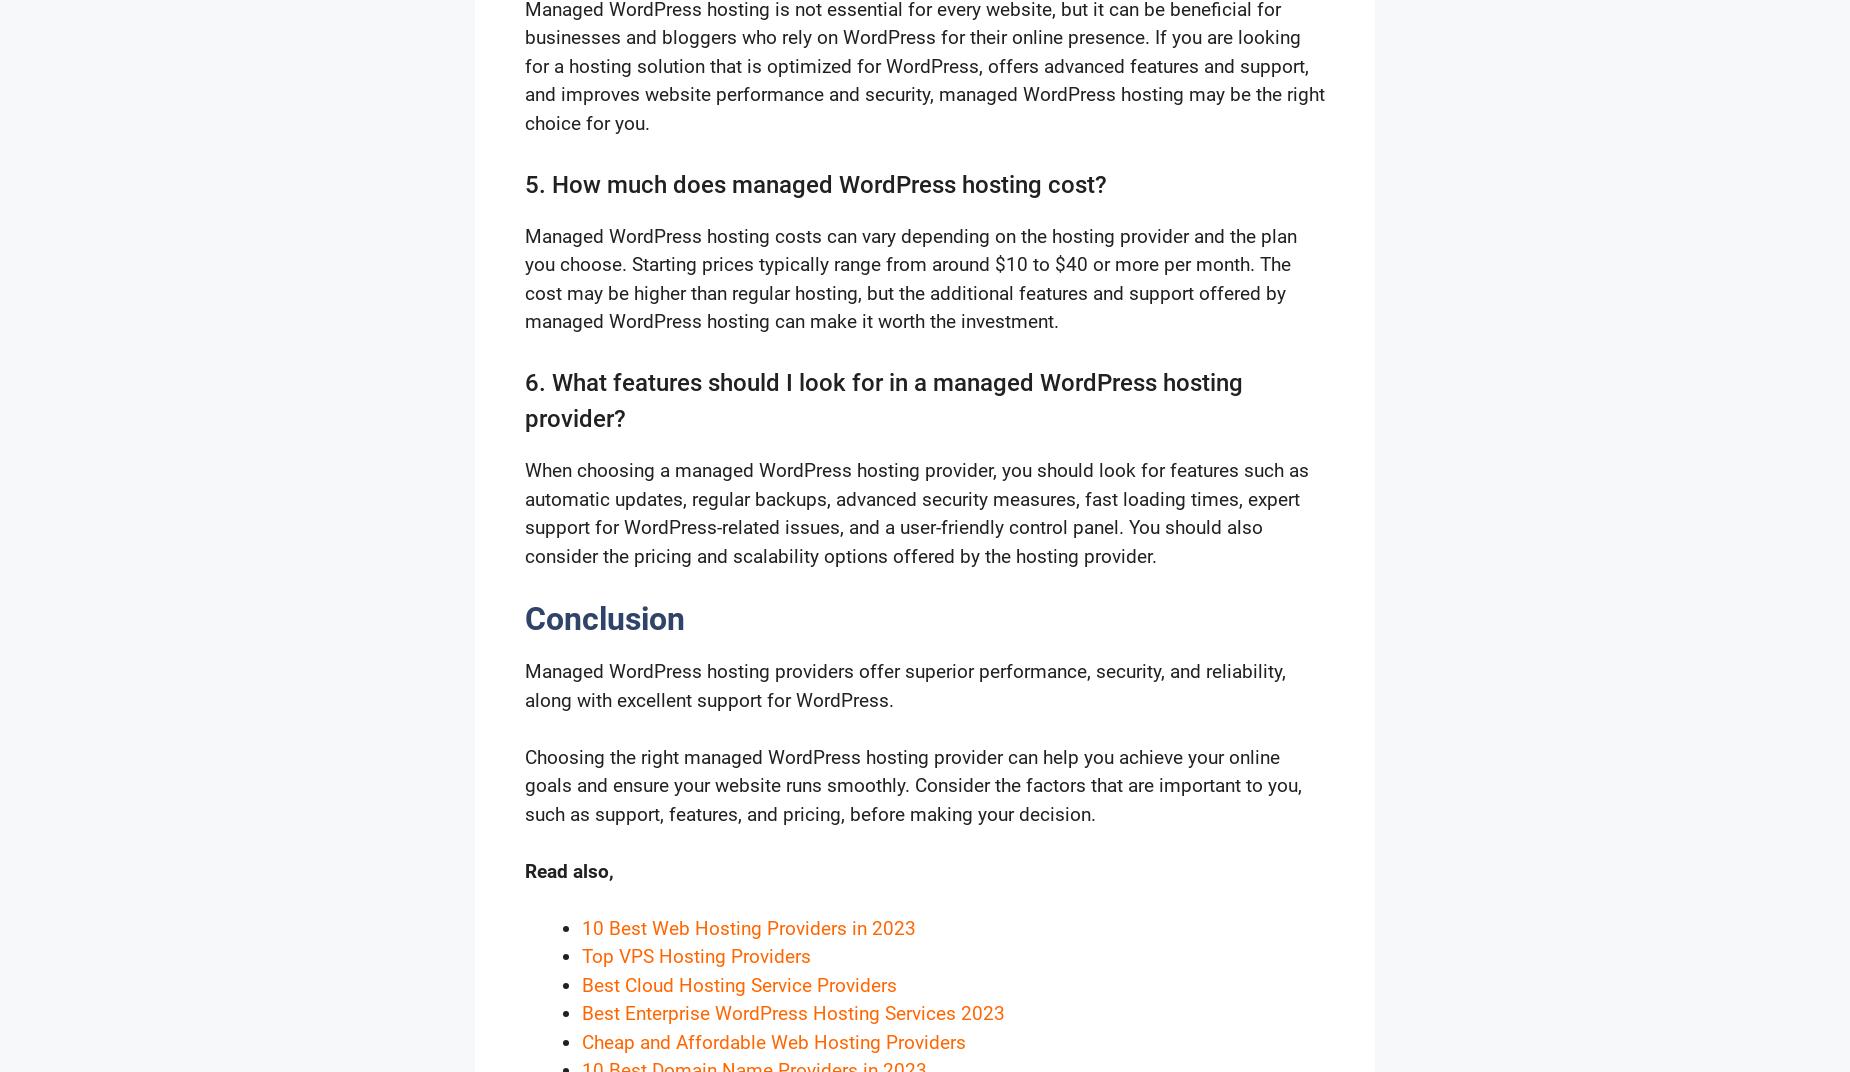  What do you see at coordinates (816, 182) in the screenshot?
I see `'5. How much does managed WordPress hosting cost?'` at bounding box center [816, 182].